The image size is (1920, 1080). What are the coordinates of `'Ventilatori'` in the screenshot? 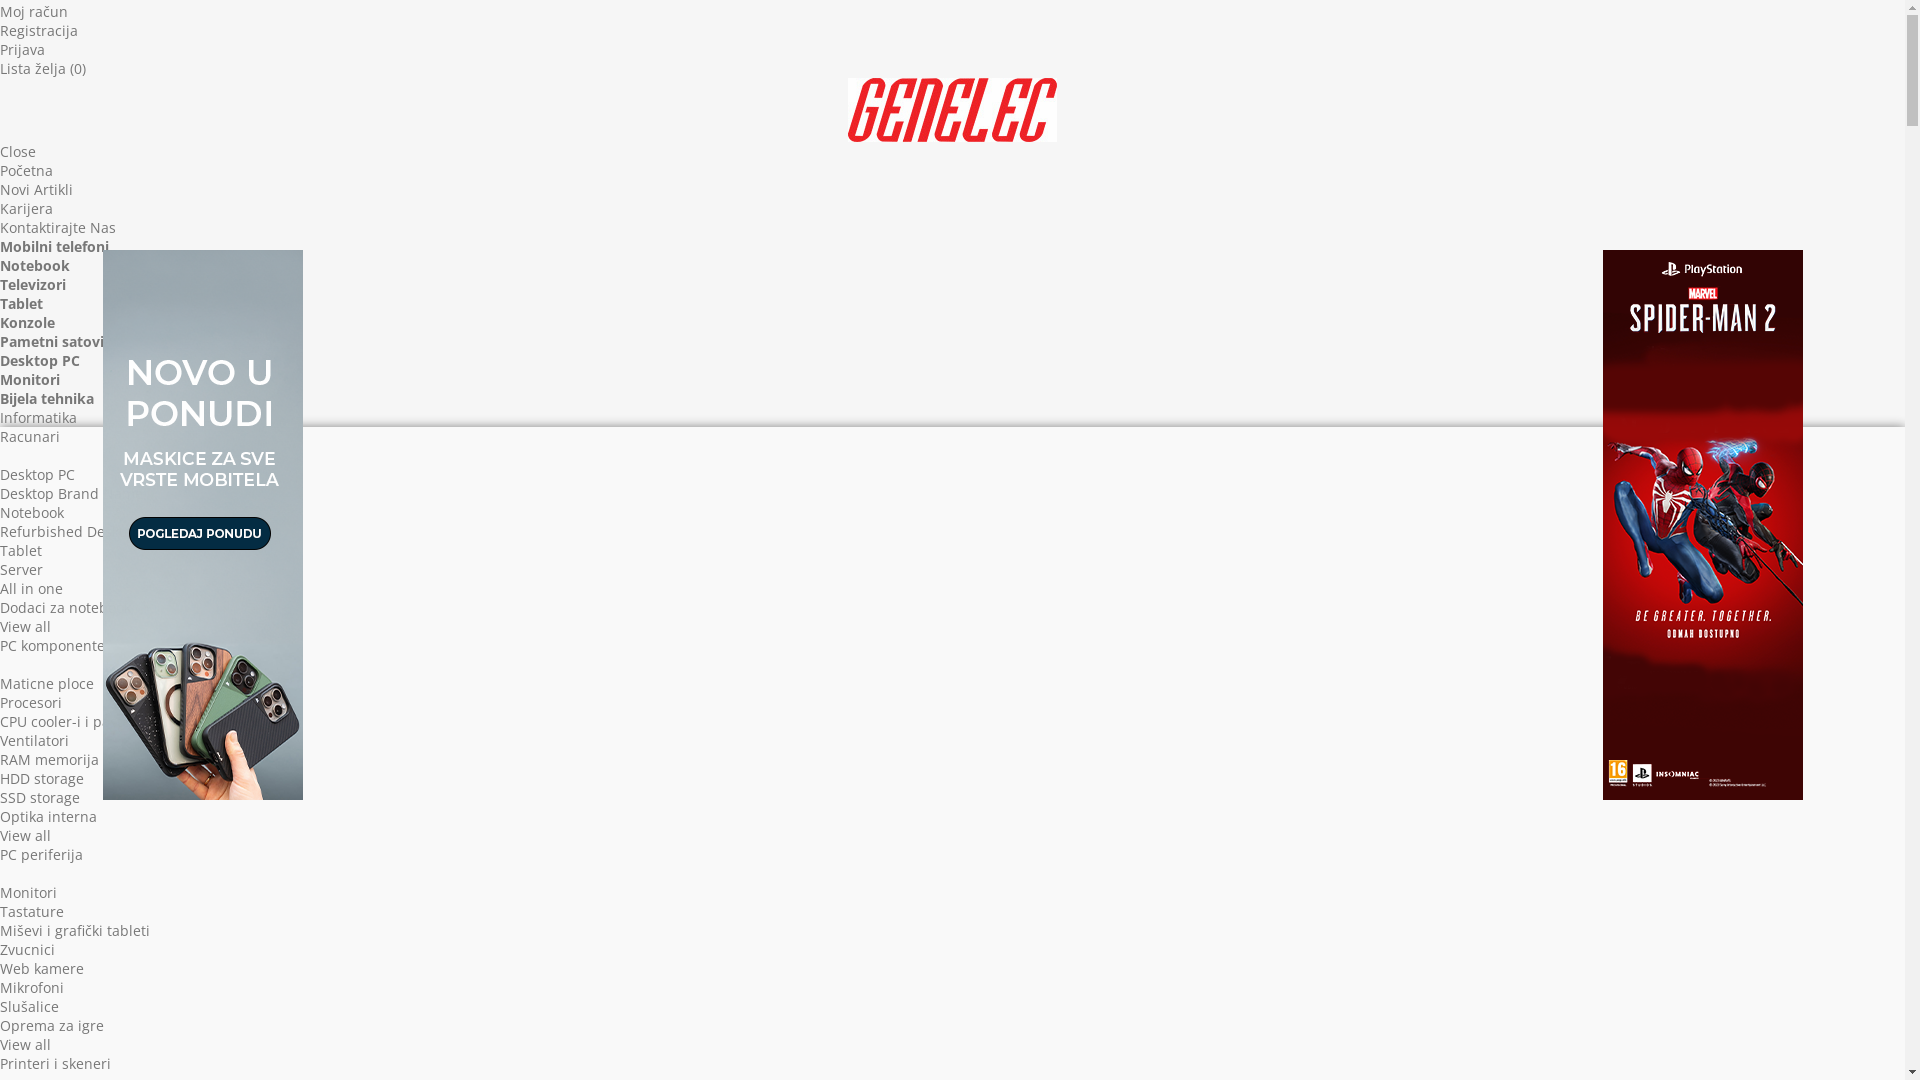 It's located at (34, 740).